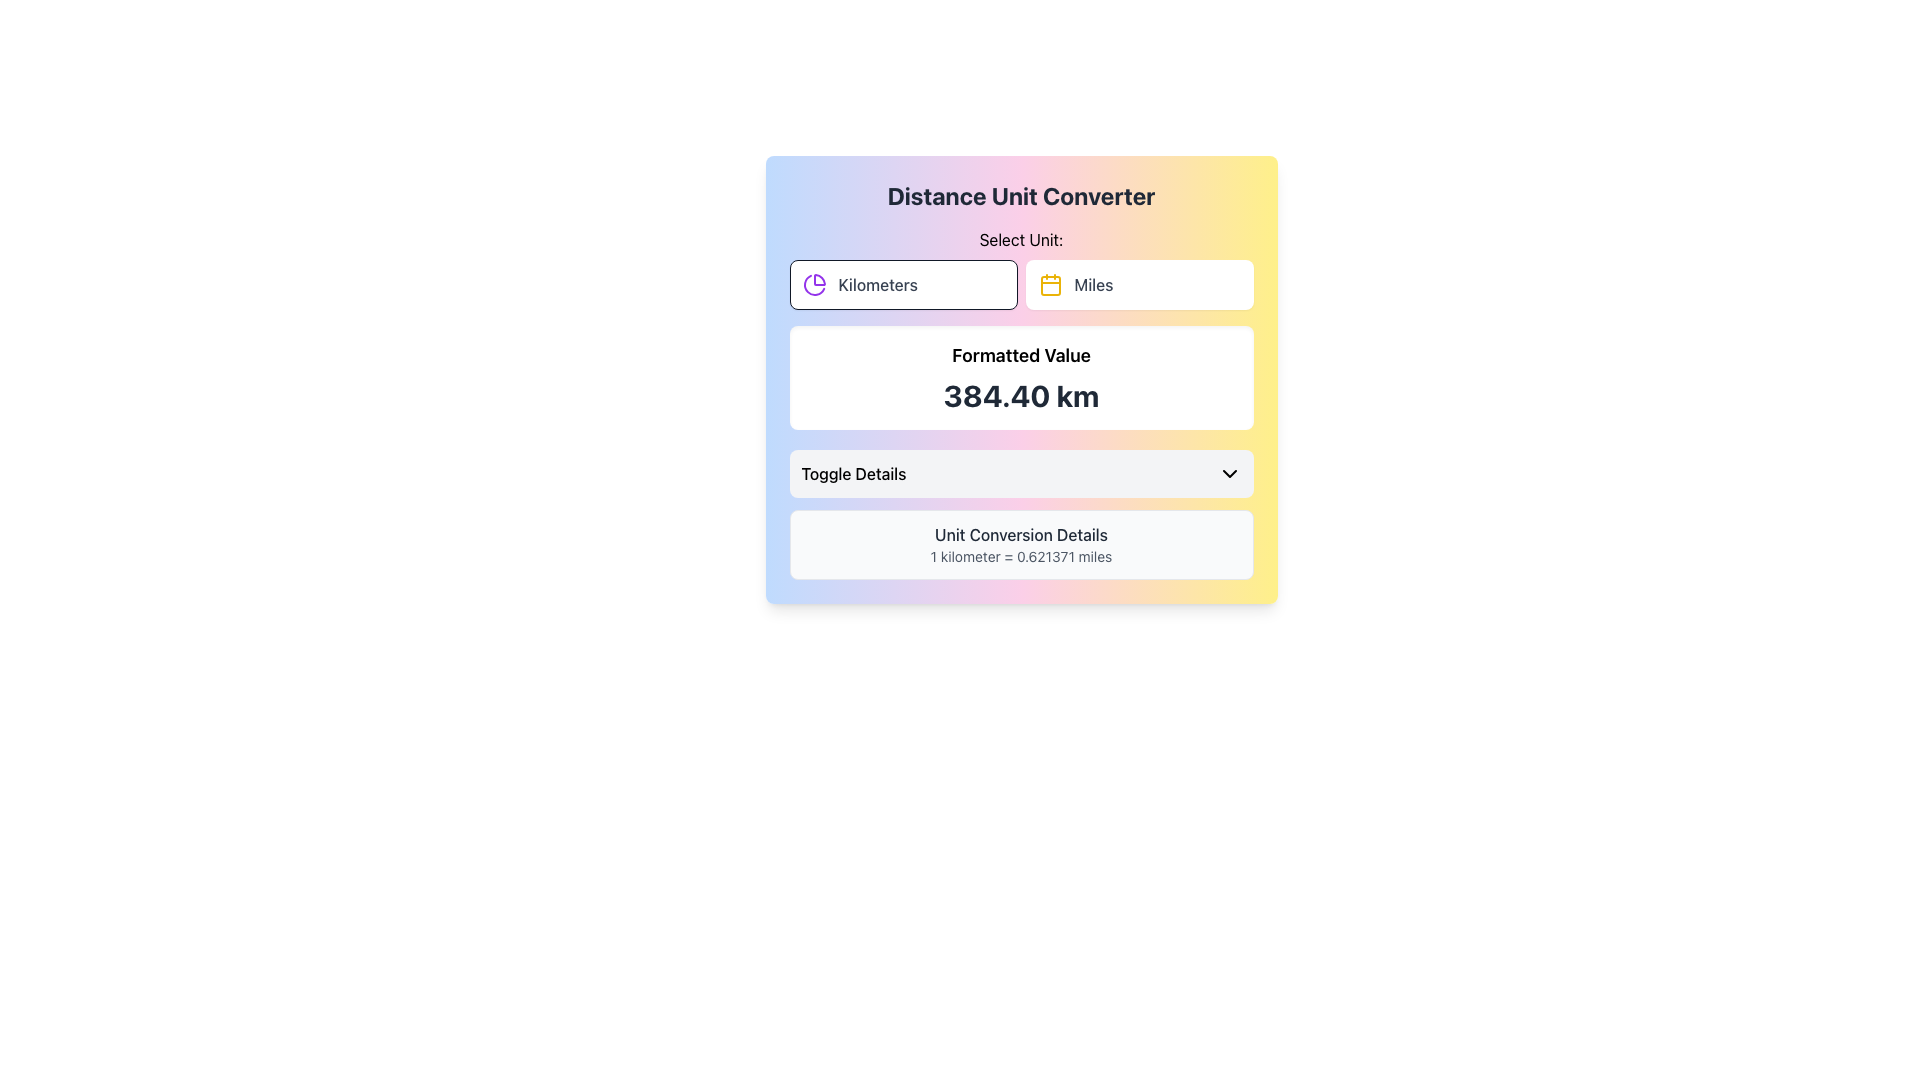 This screenshot has height=1080, width=1920. What do you see at coordinates (902, 285) in the screenshot?
I see `the left button labeled 'Kilometers' in the 'Select Unit' section` at bounding box center [902, 285].